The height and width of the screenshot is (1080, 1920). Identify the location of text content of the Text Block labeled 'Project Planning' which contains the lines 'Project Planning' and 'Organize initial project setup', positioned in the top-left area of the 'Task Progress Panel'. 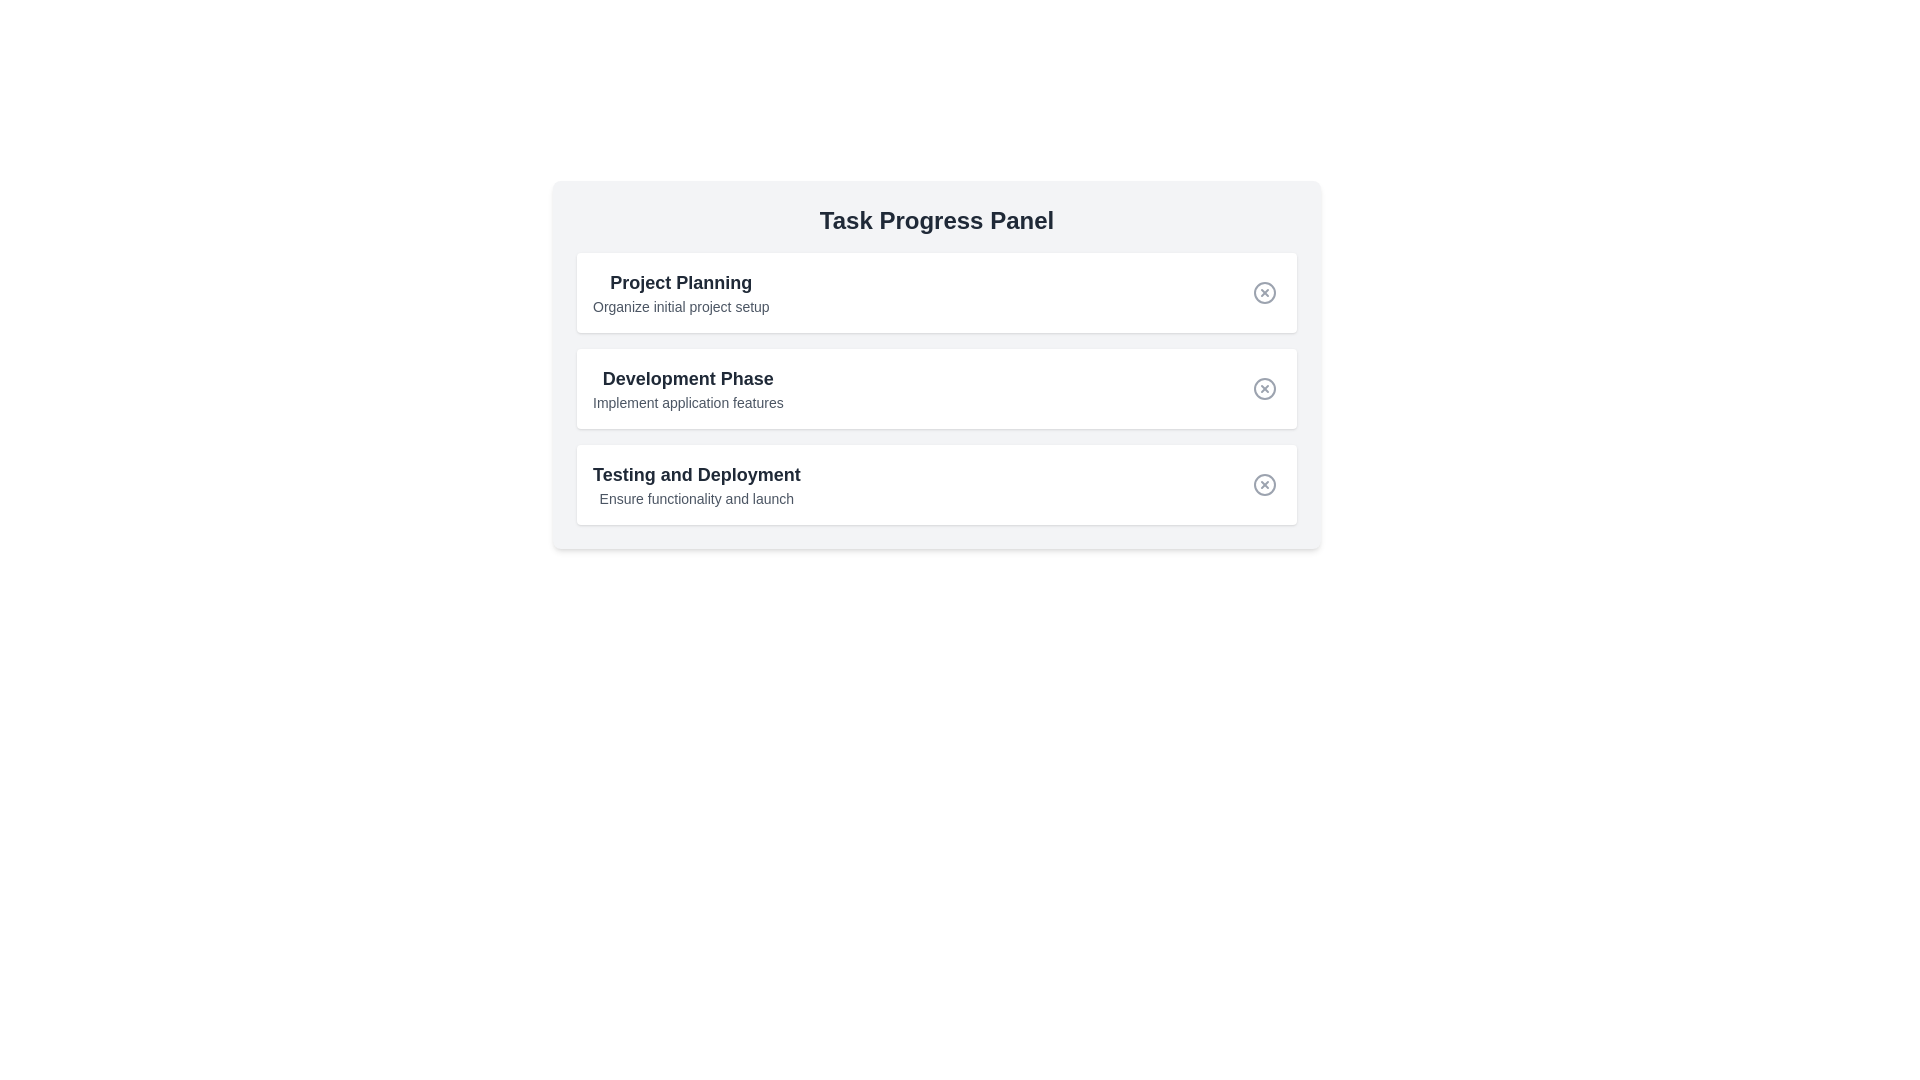
(681, 293).